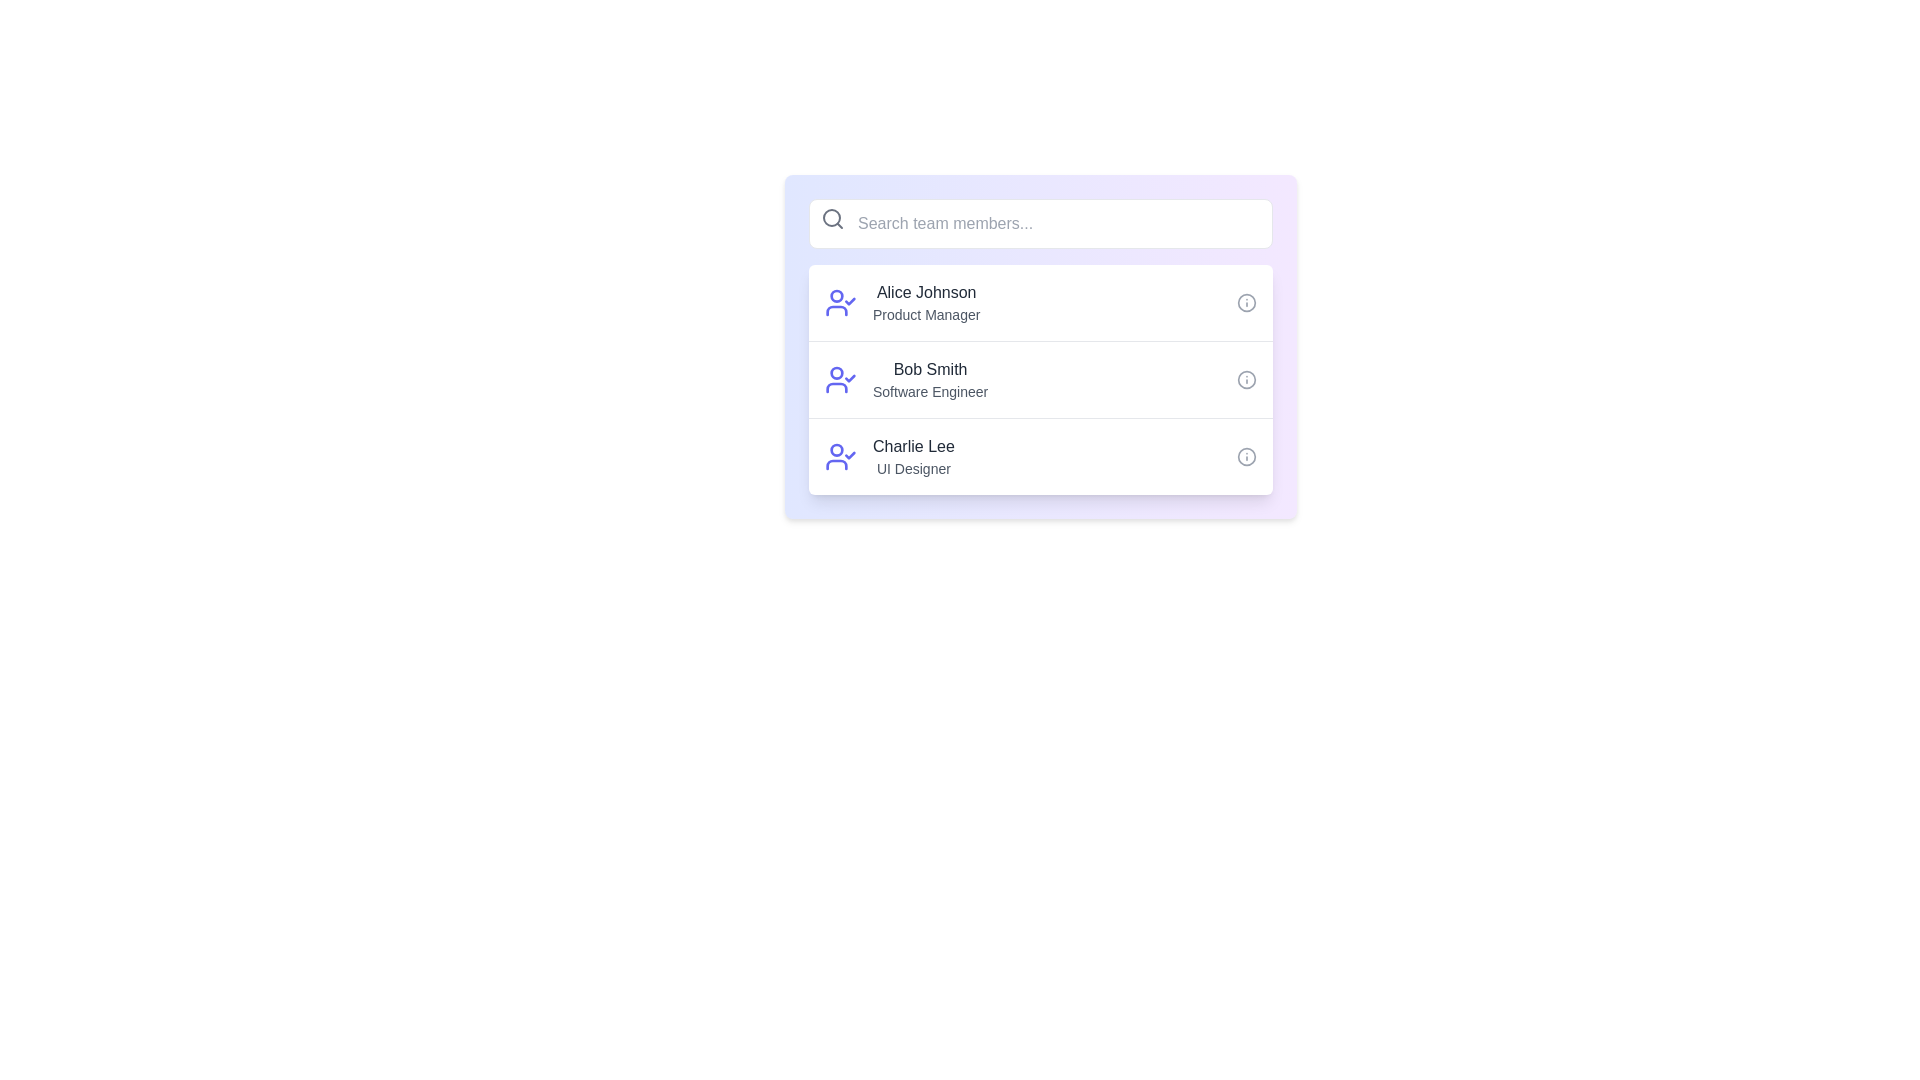 This screenshot has height=1080, width=1920. What do you see at coordinates (912, 469) in the screenshot?
I see `the static text label displaying 'UI Designer' located beneath 'Charlie Lee' in the third entry of the team members list` at bounding box center [912, 469].